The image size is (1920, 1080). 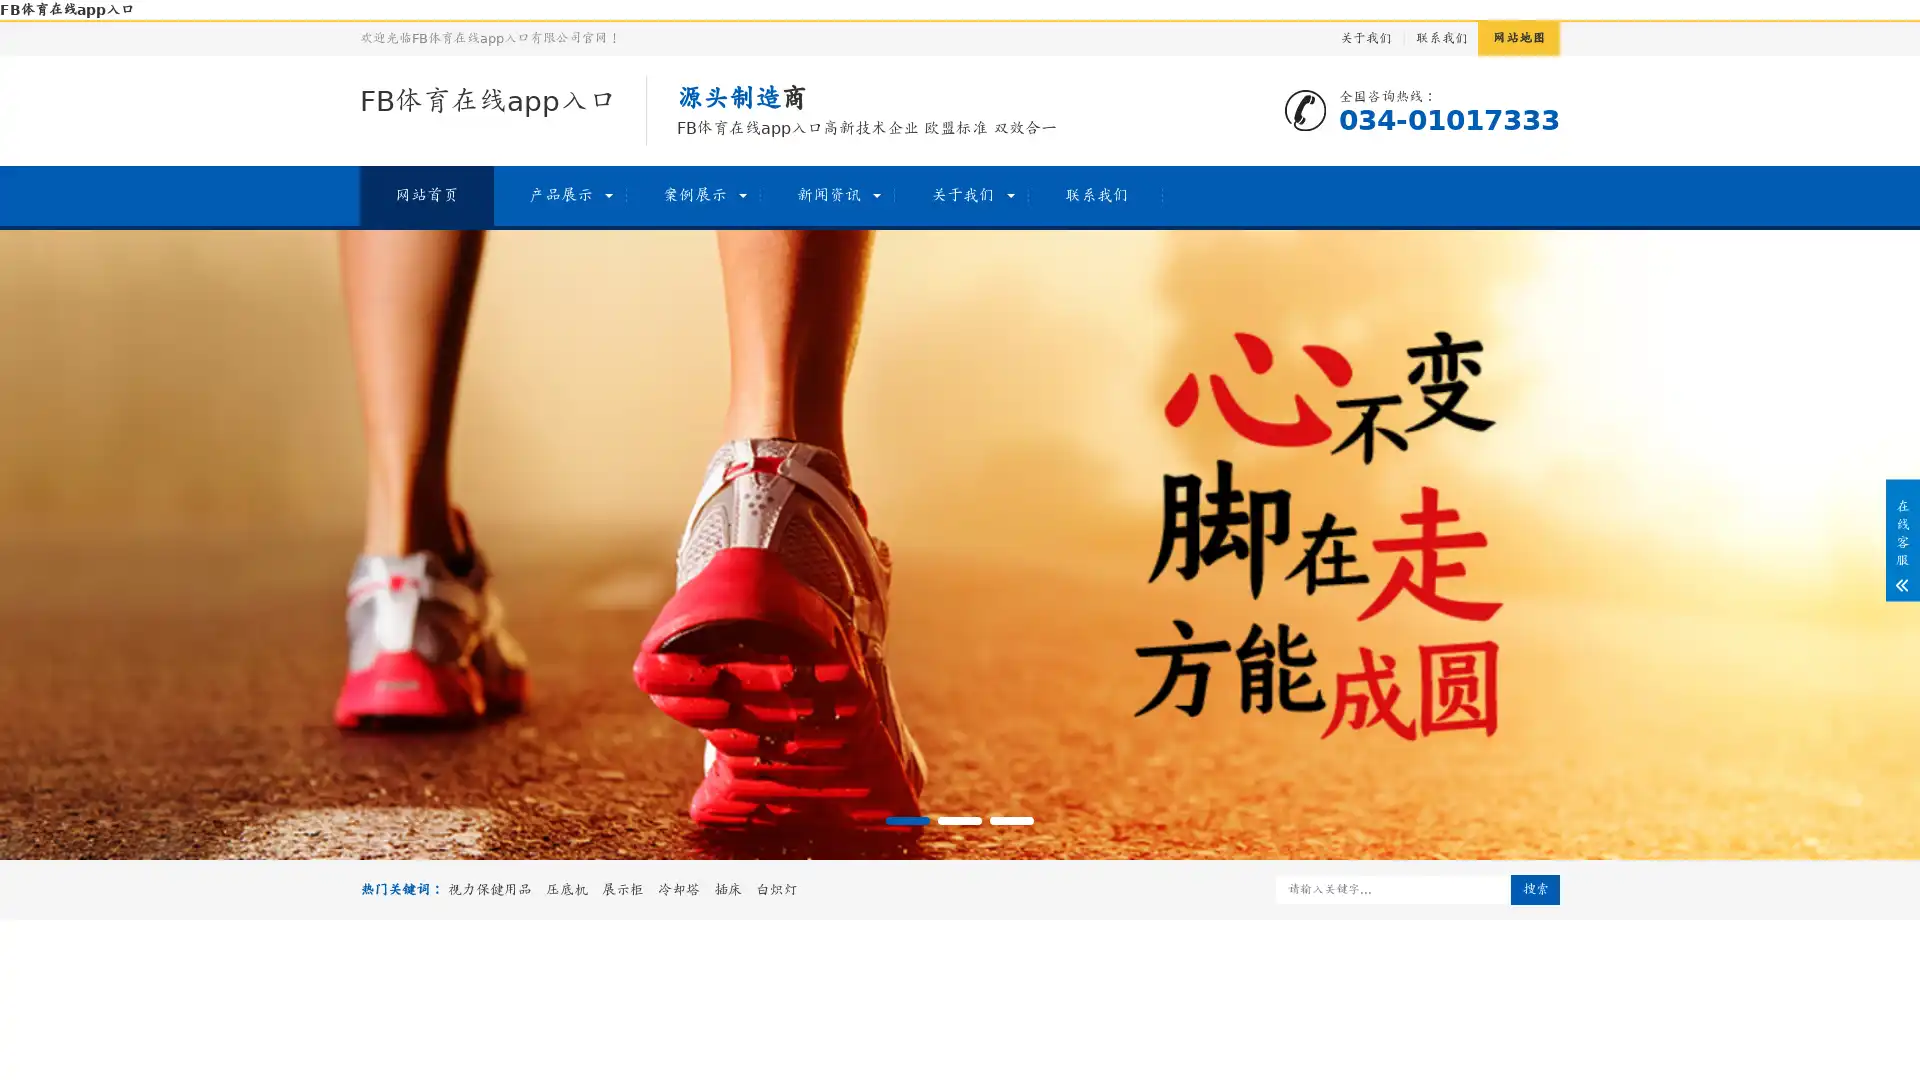 What do you see at coordinates (906, 821) in the screenshot?
I see `Go to slide 1` at bounding box center [906, 821].